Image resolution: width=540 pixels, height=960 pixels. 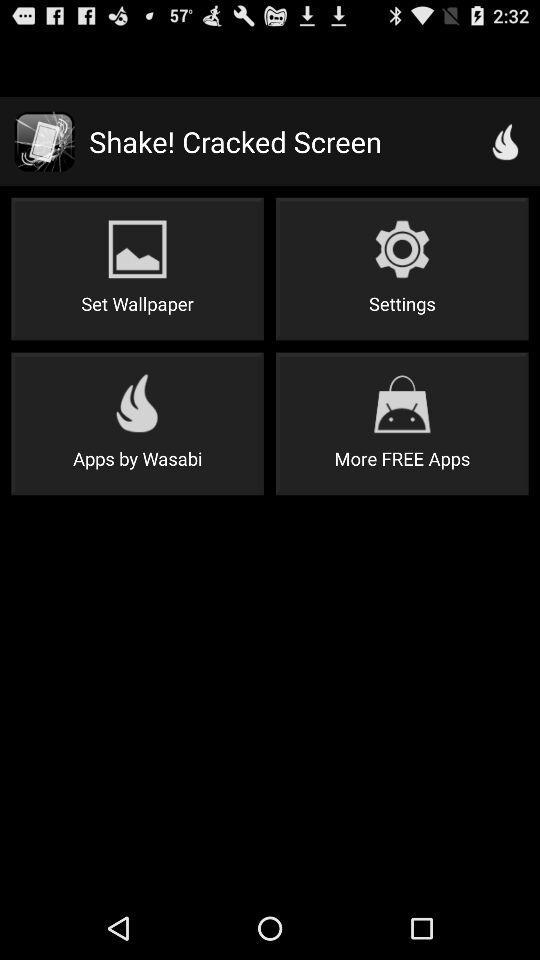 What do you see at coordinates (402, 268) in the screenshot?
I see `icon below the shake! cracked screen` at bounding box center [402, 268].